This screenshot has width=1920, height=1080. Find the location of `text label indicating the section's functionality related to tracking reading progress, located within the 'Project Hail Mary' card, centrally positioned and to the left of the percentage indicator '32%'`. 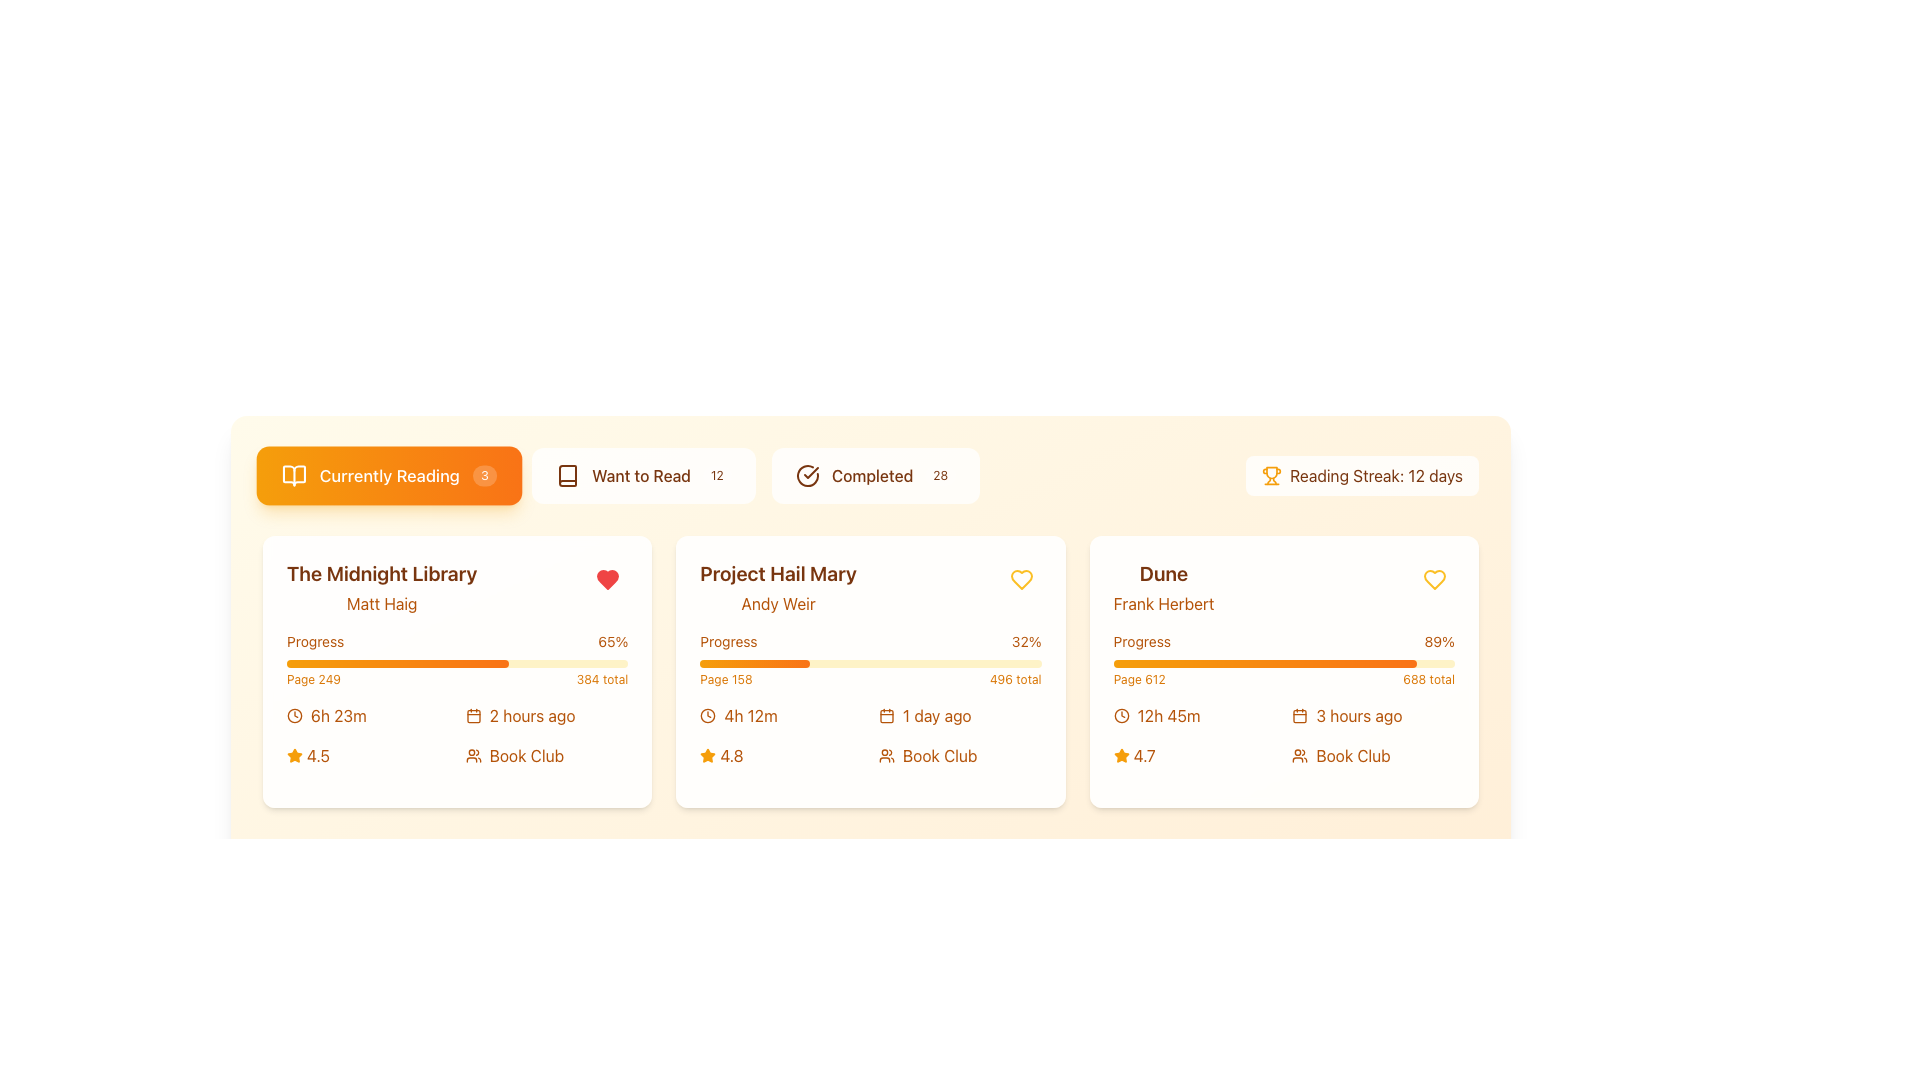

text label indicating the section's functionality related to tracking reading progress, located within the 'Project Hail Mary' card, centrally positioned and to the left of the percentage indicator '32%' is located at coordinates (728, 641).